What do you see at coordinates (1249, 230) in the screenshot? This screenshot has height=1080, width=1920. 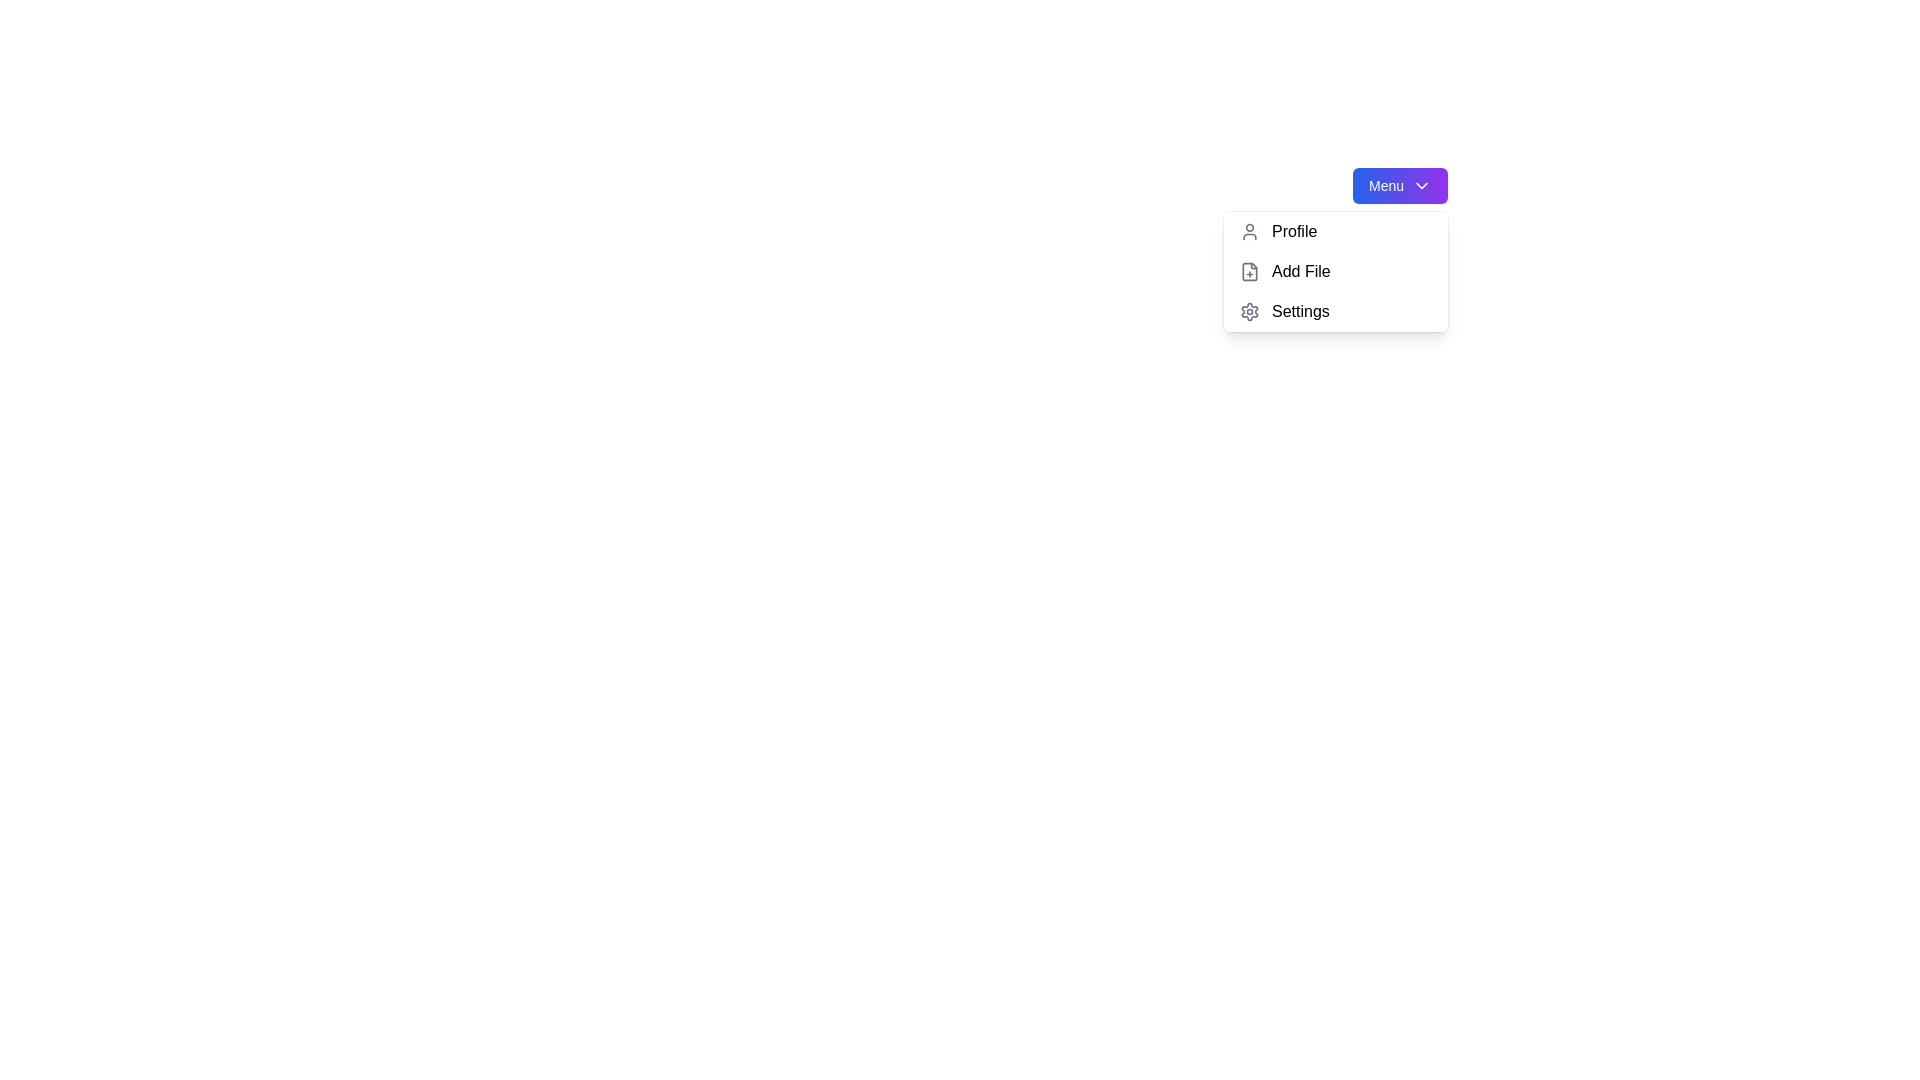 I see `the small, circular user icon with a gray color scheme, which is part of the dropdown menu labeled 'Profile'` at bounding box center [1249, 230].